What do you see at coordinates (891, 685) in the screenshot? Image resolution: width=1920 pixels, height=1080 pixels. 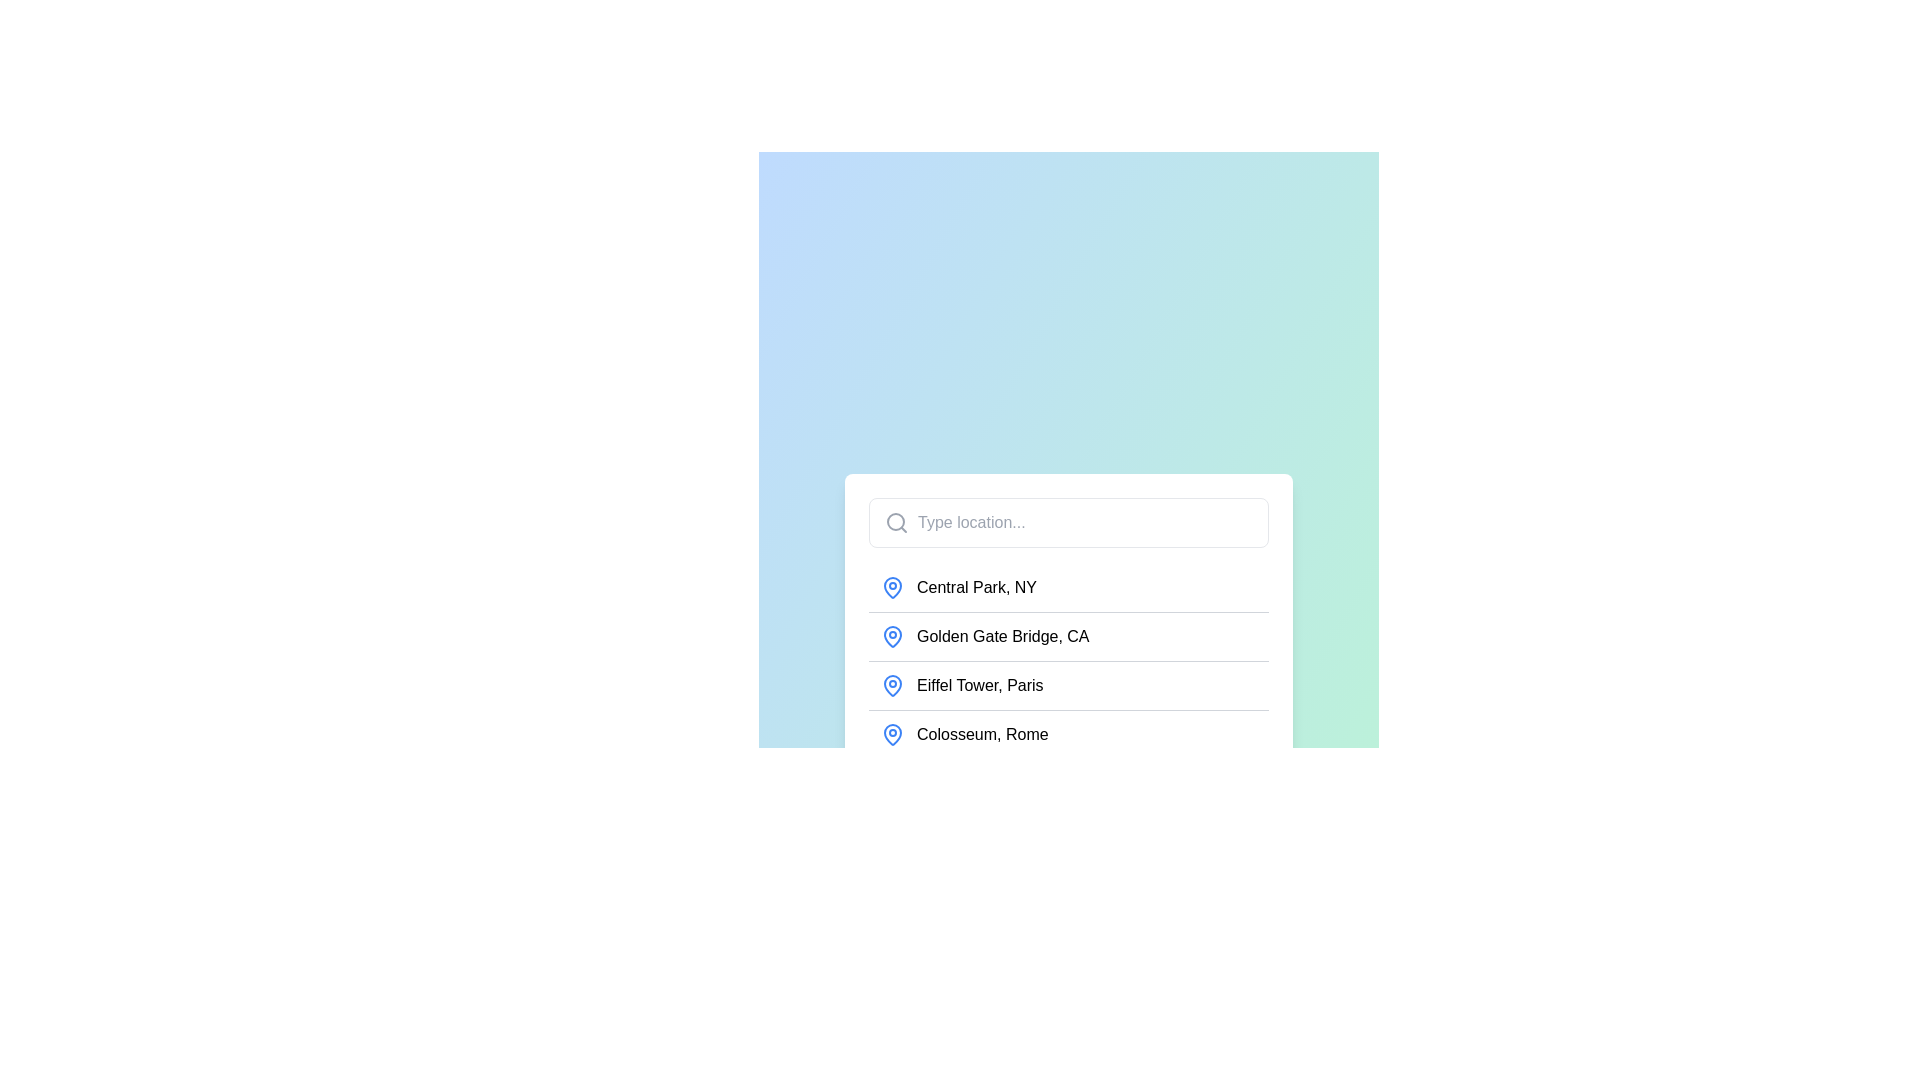 I see `the geographical location pin icon that denotes the item as a place or landmark, which is positioned to the left of the text 'Eiffel Tower, Paris'` at bounding box center [891, 685].